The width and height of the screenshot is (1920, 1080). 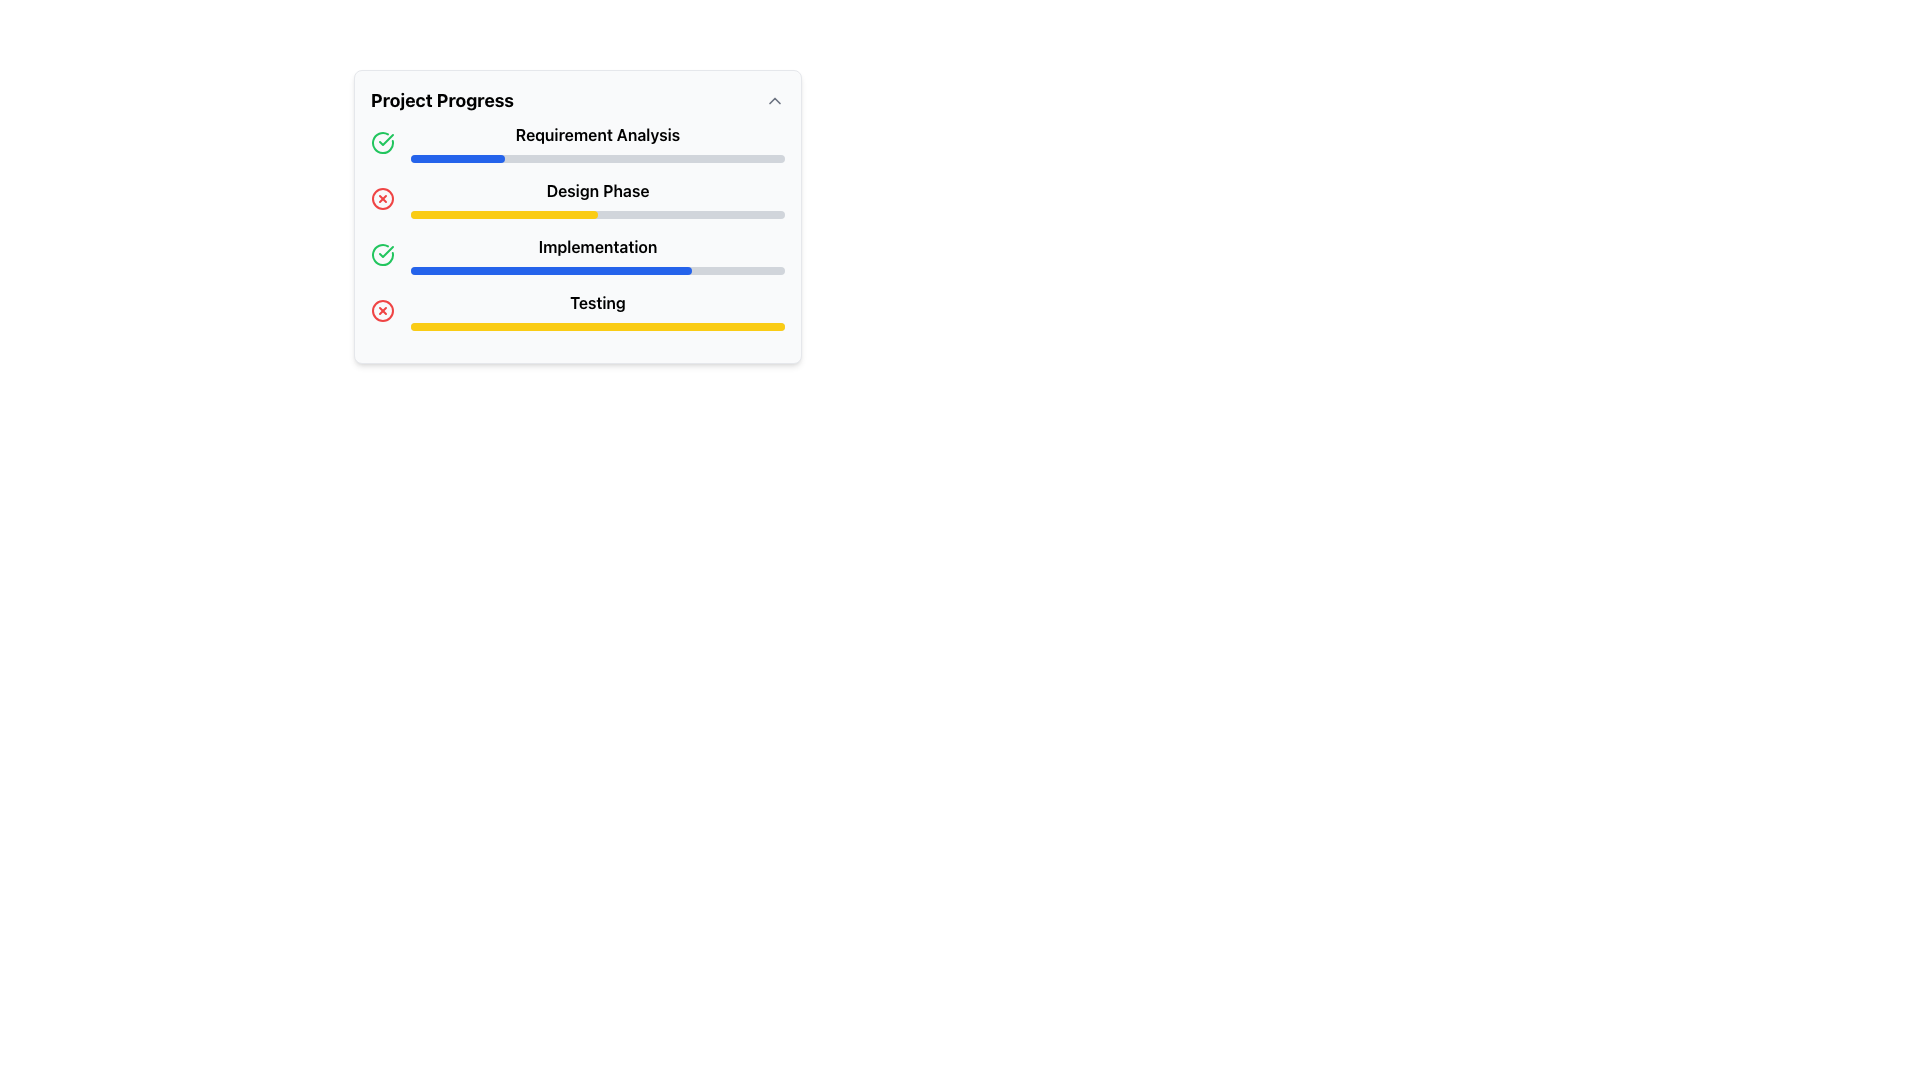 What do you see at coordinates (597, 253) in the screenshot?
I see `the progress bar labeled 'Implementation' which has a blue filled section and is located in the third row under 'Project Progress'` at bounding box center [597, 253].